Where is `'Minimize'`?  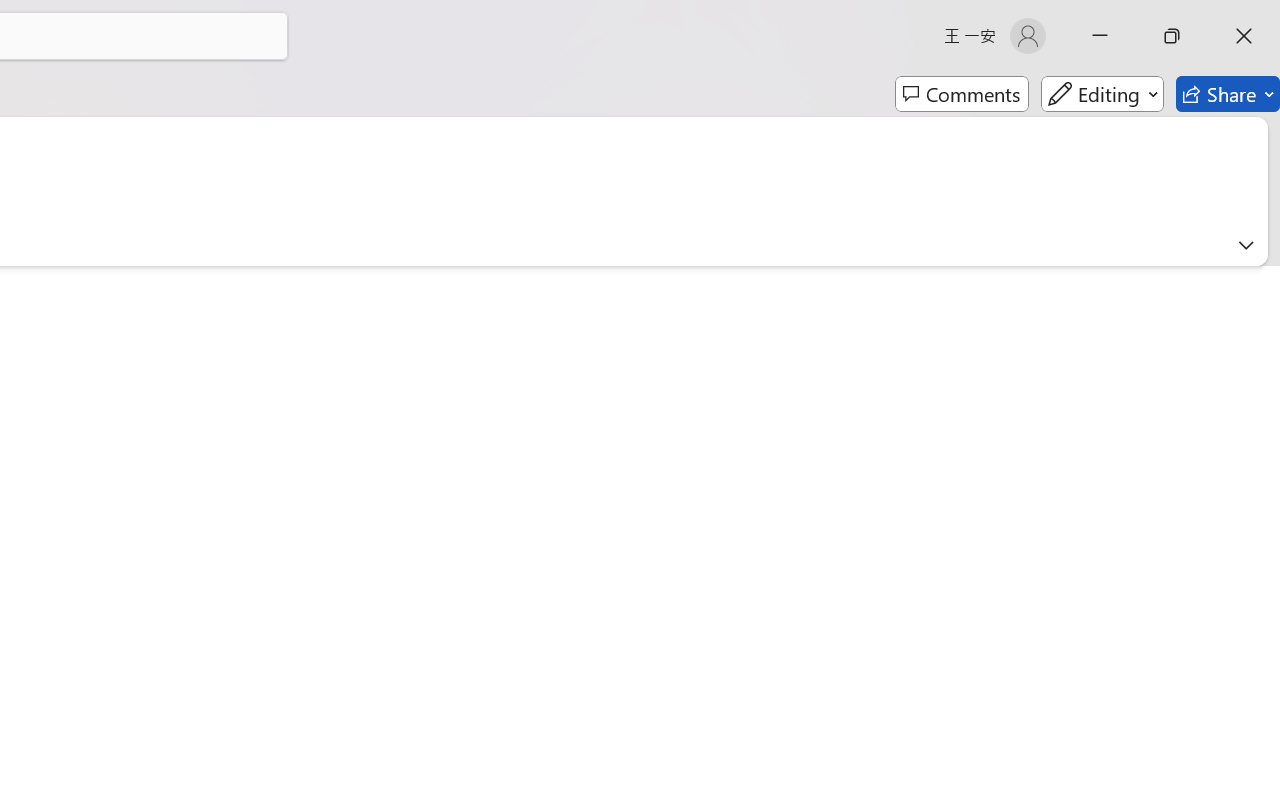
'Minimize' is located at coordinates (1099, 35).